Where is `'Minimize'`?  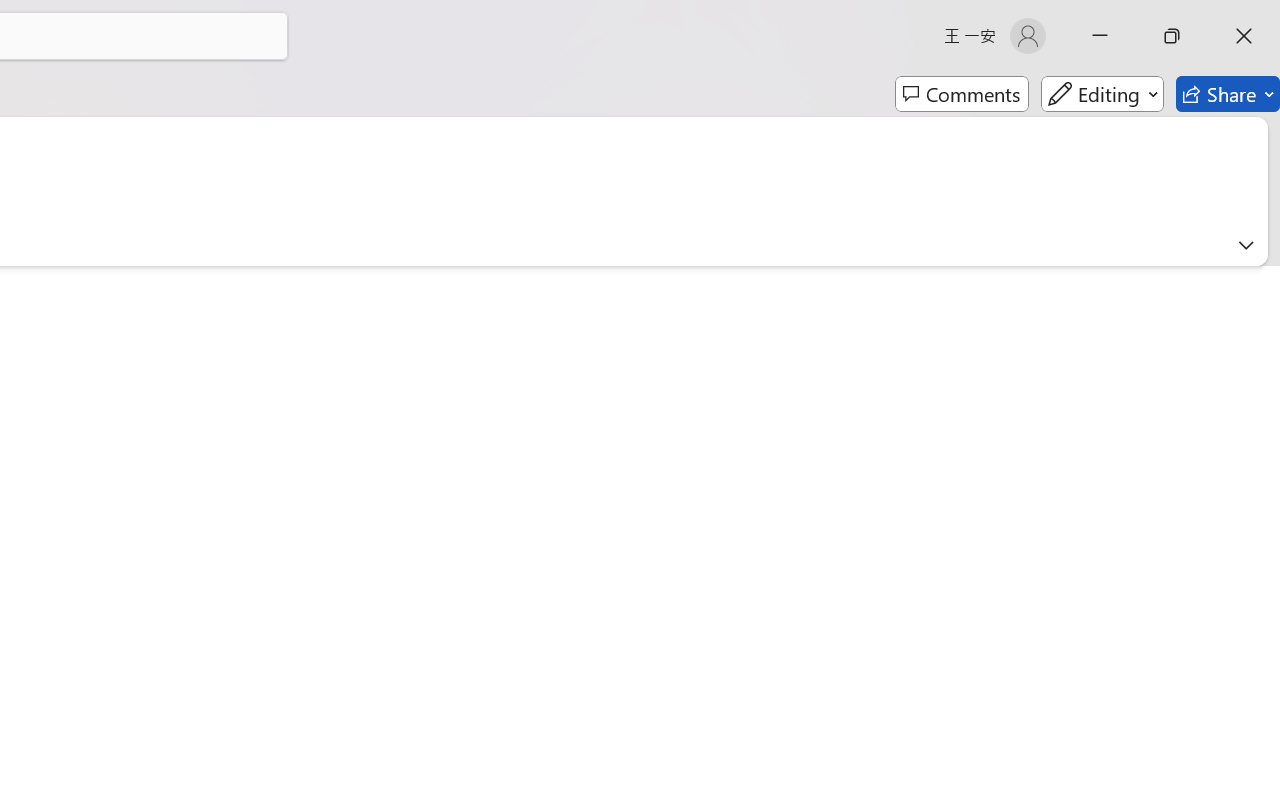
'Minimize' is located at coordinates (1099, 35).